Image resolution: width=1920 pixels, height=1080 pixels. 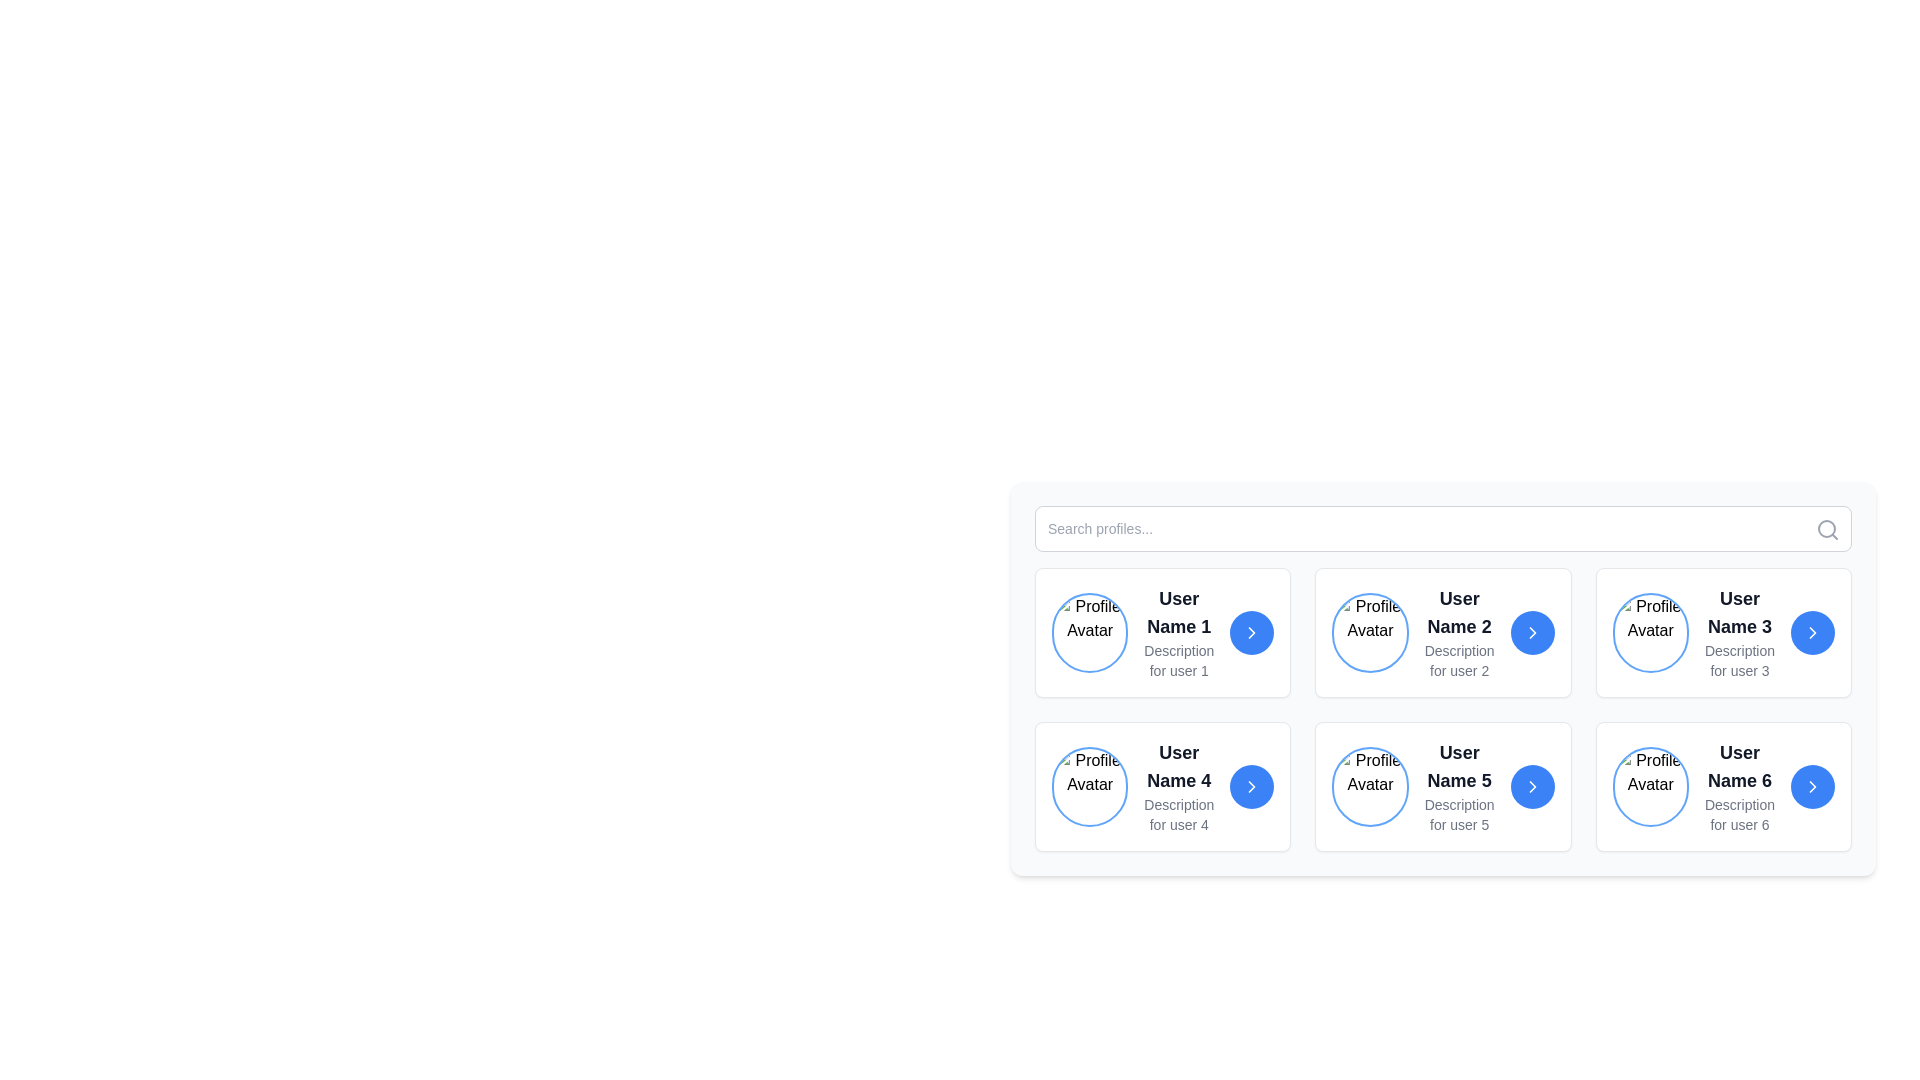 I want to click on the Text Display element that shows the name and description of a user profile, located to the right of the profile avatar image, so click(x=1738, y=632).